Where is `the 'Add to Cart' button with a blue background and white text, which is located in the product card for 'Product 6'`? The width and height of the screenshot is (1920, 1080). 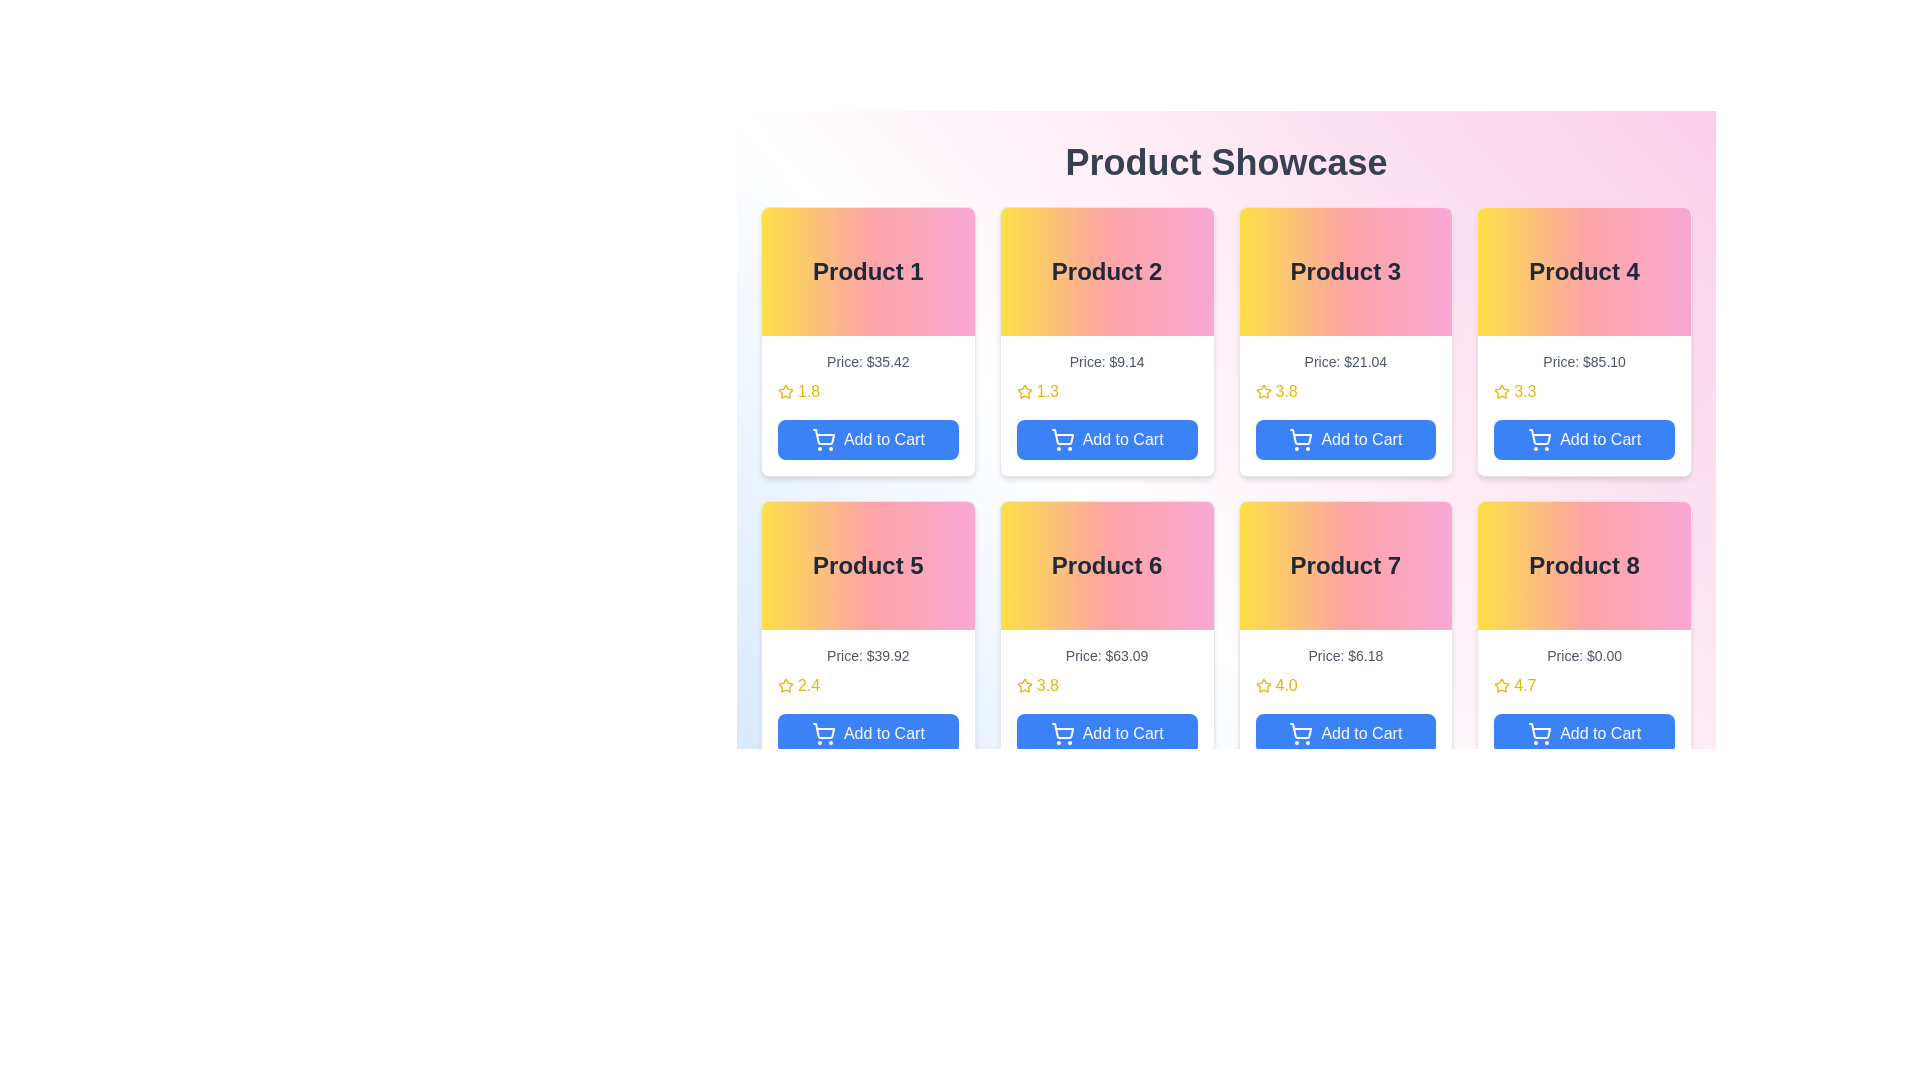 the 'Add to Cart' button with a blue background and white text, which is located in the product card for 'Product 6' is located at coordinates (1106, 733).